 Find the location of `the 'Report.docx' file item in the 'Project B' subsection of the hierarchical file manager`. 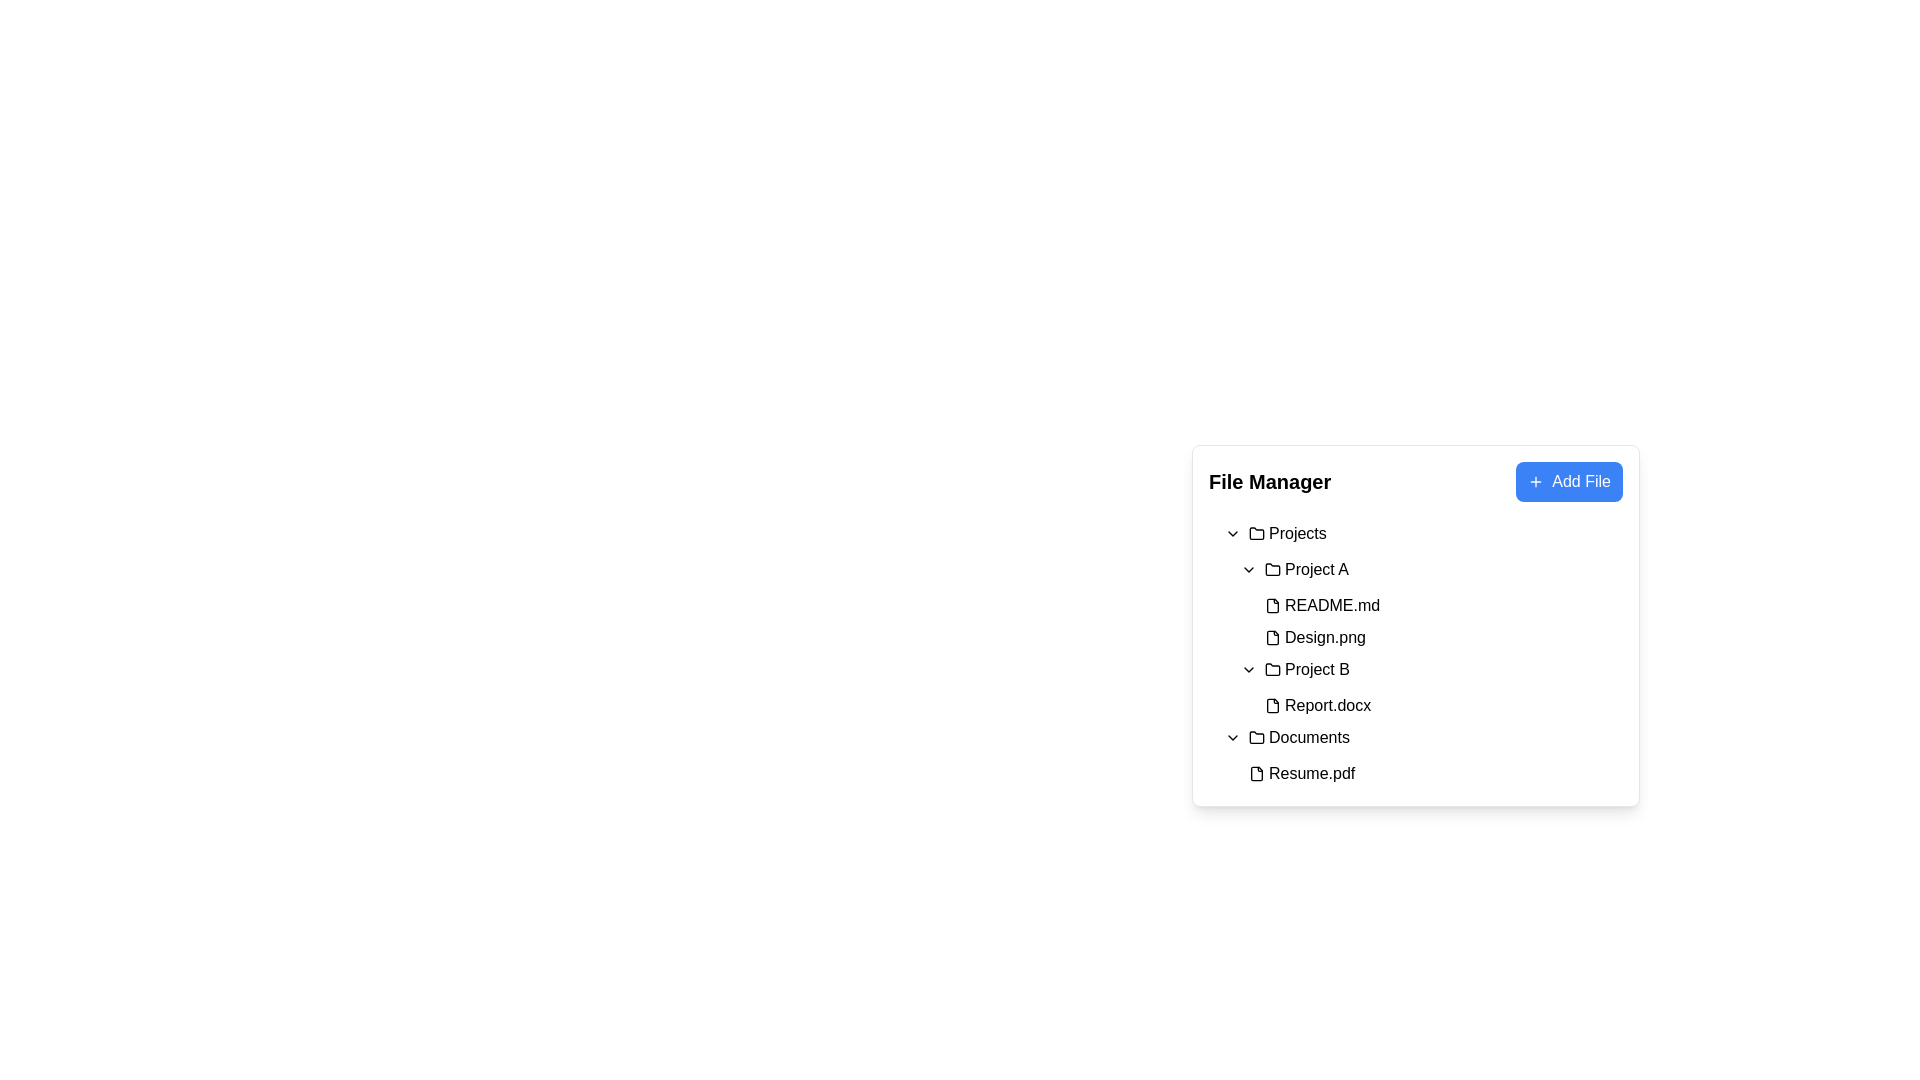

the 'Report.docx' file item in the 'Project B' subsection of the hierarchical file manager is located at coordinates (1318, 704).